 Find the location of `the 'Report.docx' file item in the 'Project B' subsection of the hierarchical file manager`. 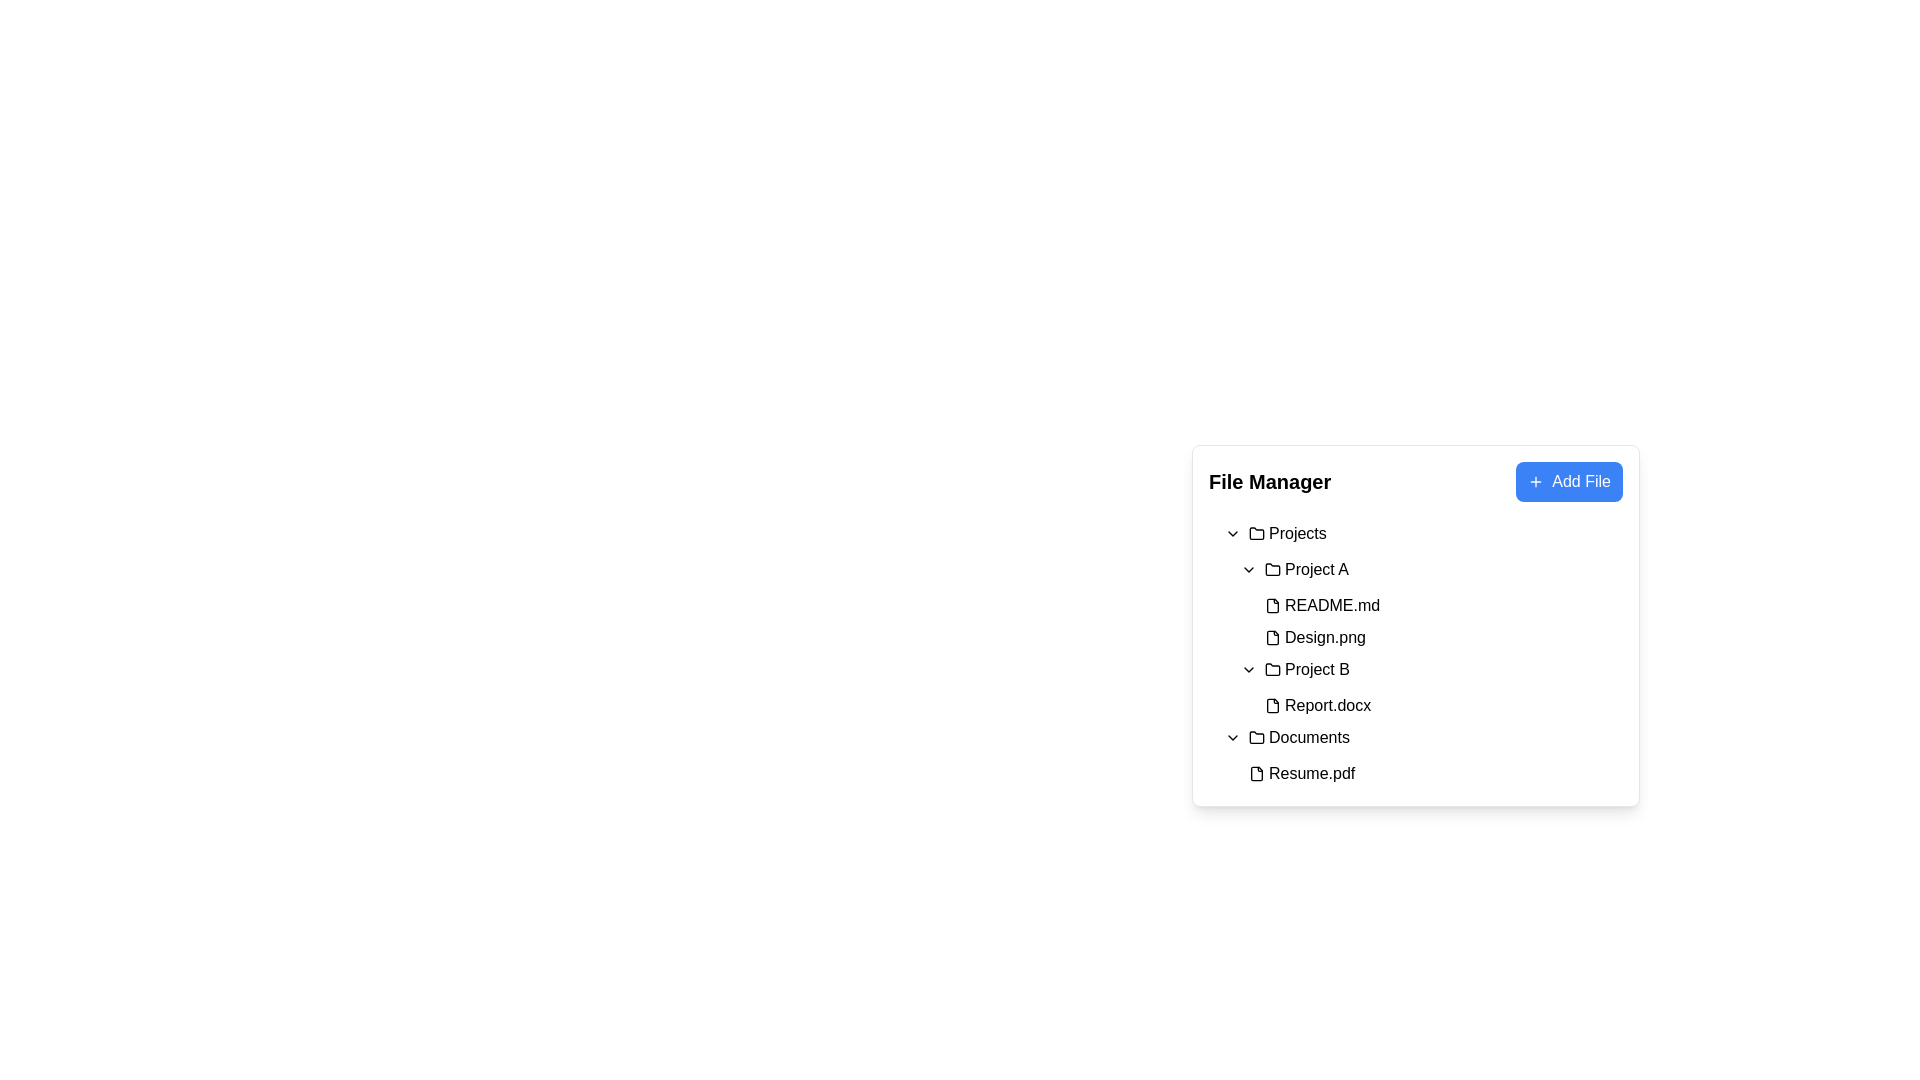

the 'Report.docx' file item in the 'Project B' subsection of the hierarchical file manager is located at coordinates (1318, 704).